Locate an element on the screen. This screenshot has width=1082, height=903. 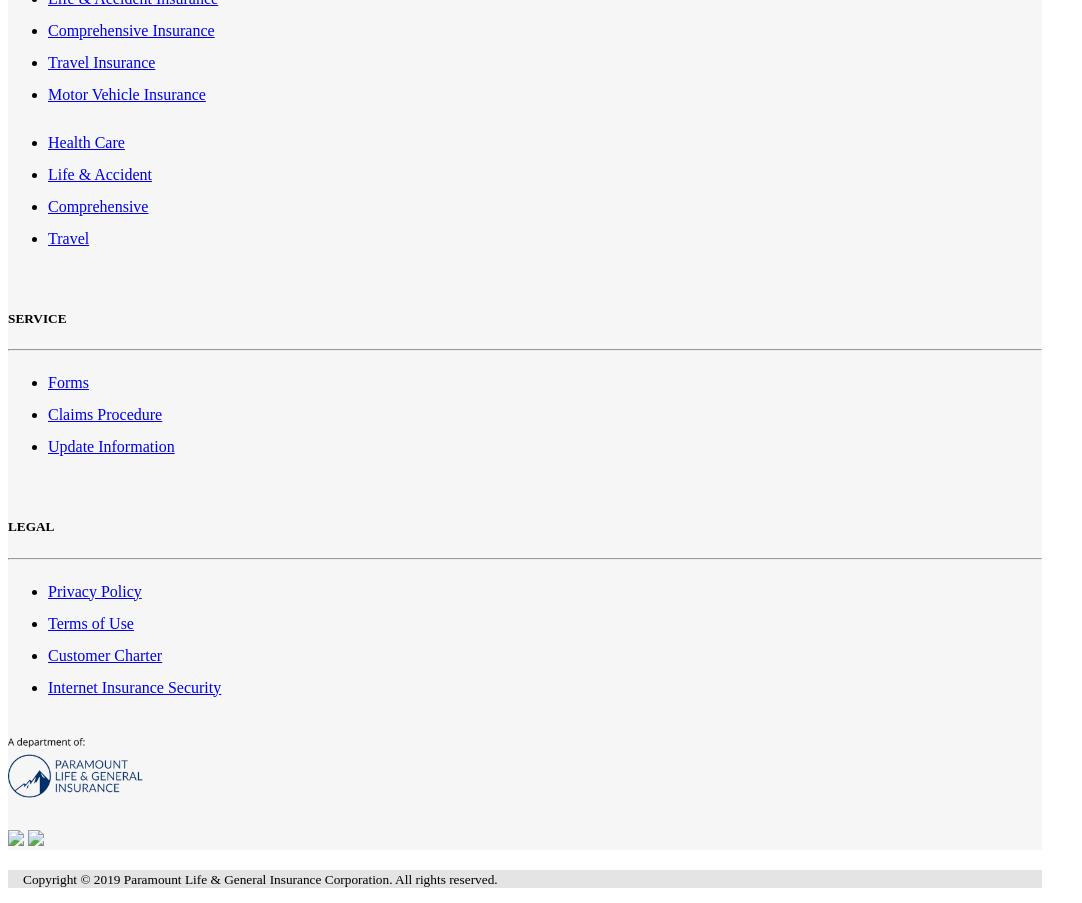
'Terms of Use' is located at coordinates (89, 622).